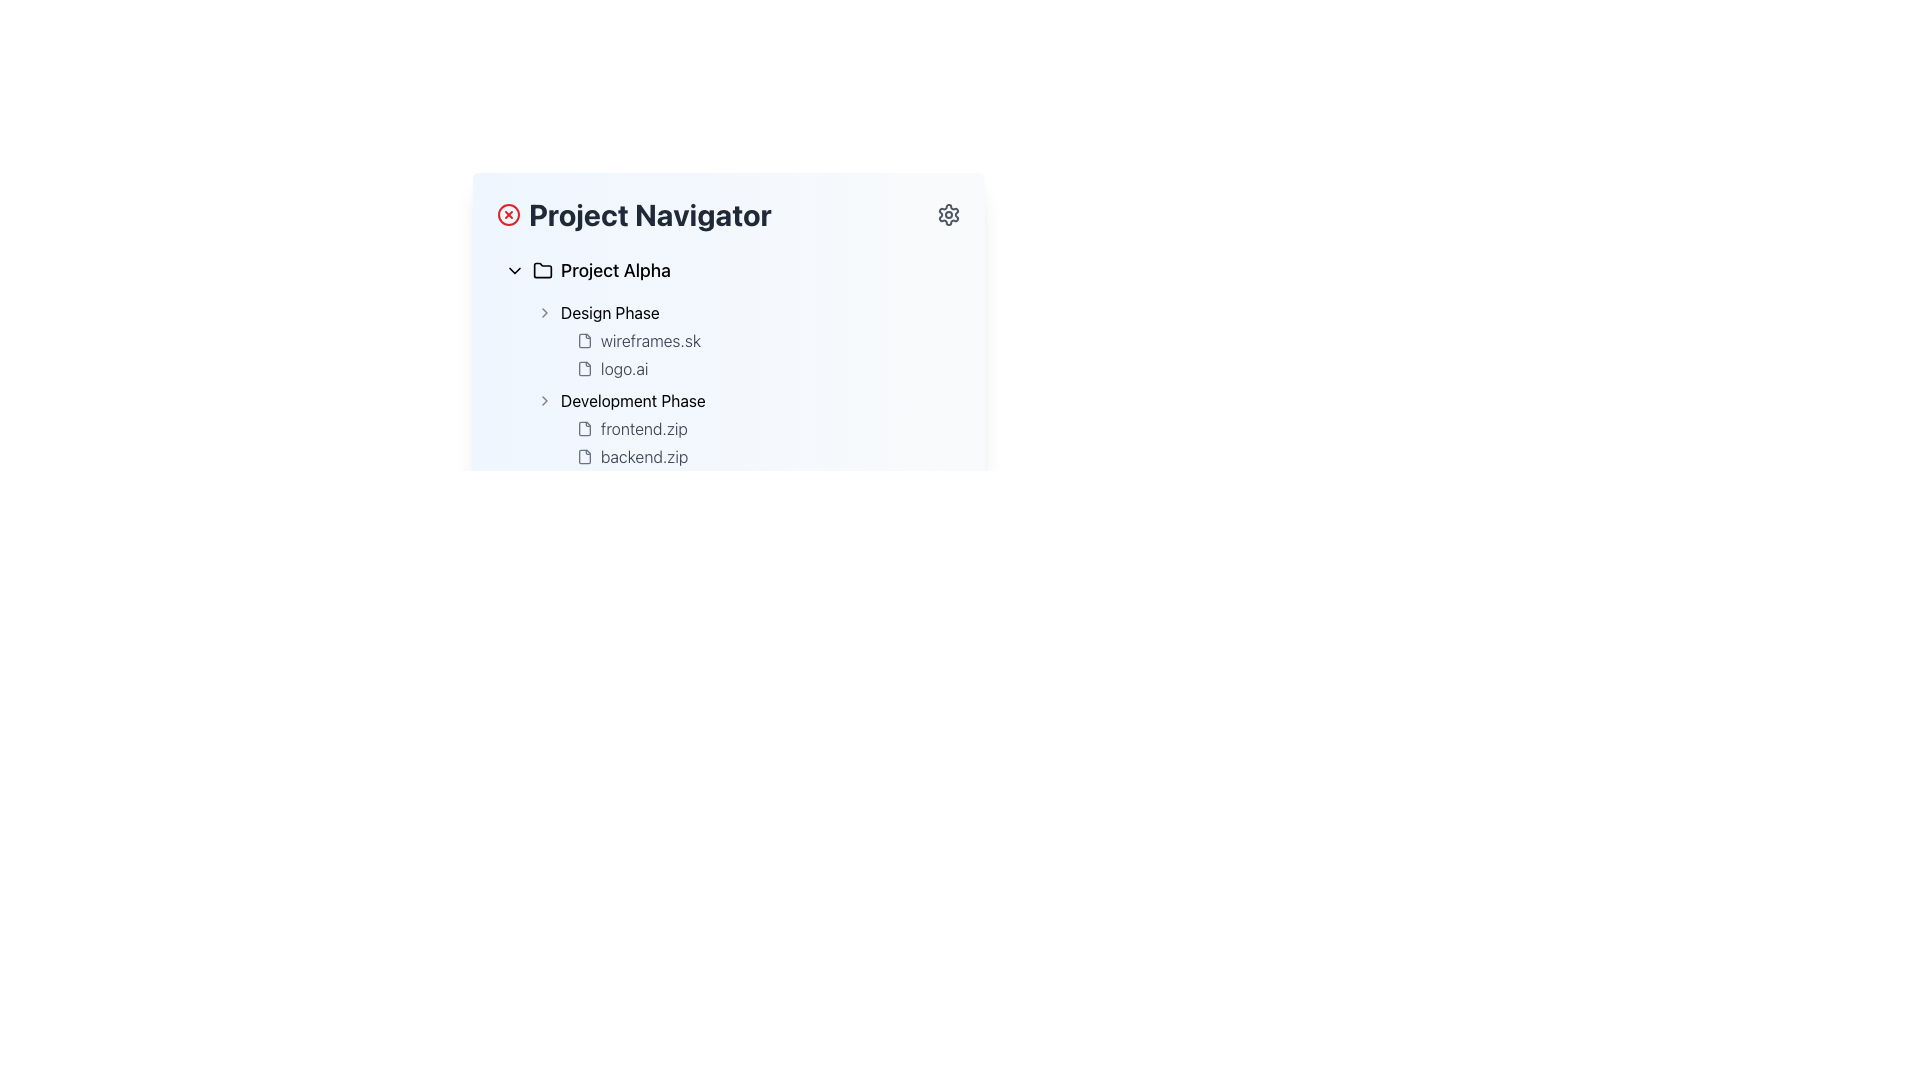  What do you see at coordinates (743, 385) in the screenshot?
I see `an item in the List Component under the 'Project Alpha' section` at bounding box center [743, 385].